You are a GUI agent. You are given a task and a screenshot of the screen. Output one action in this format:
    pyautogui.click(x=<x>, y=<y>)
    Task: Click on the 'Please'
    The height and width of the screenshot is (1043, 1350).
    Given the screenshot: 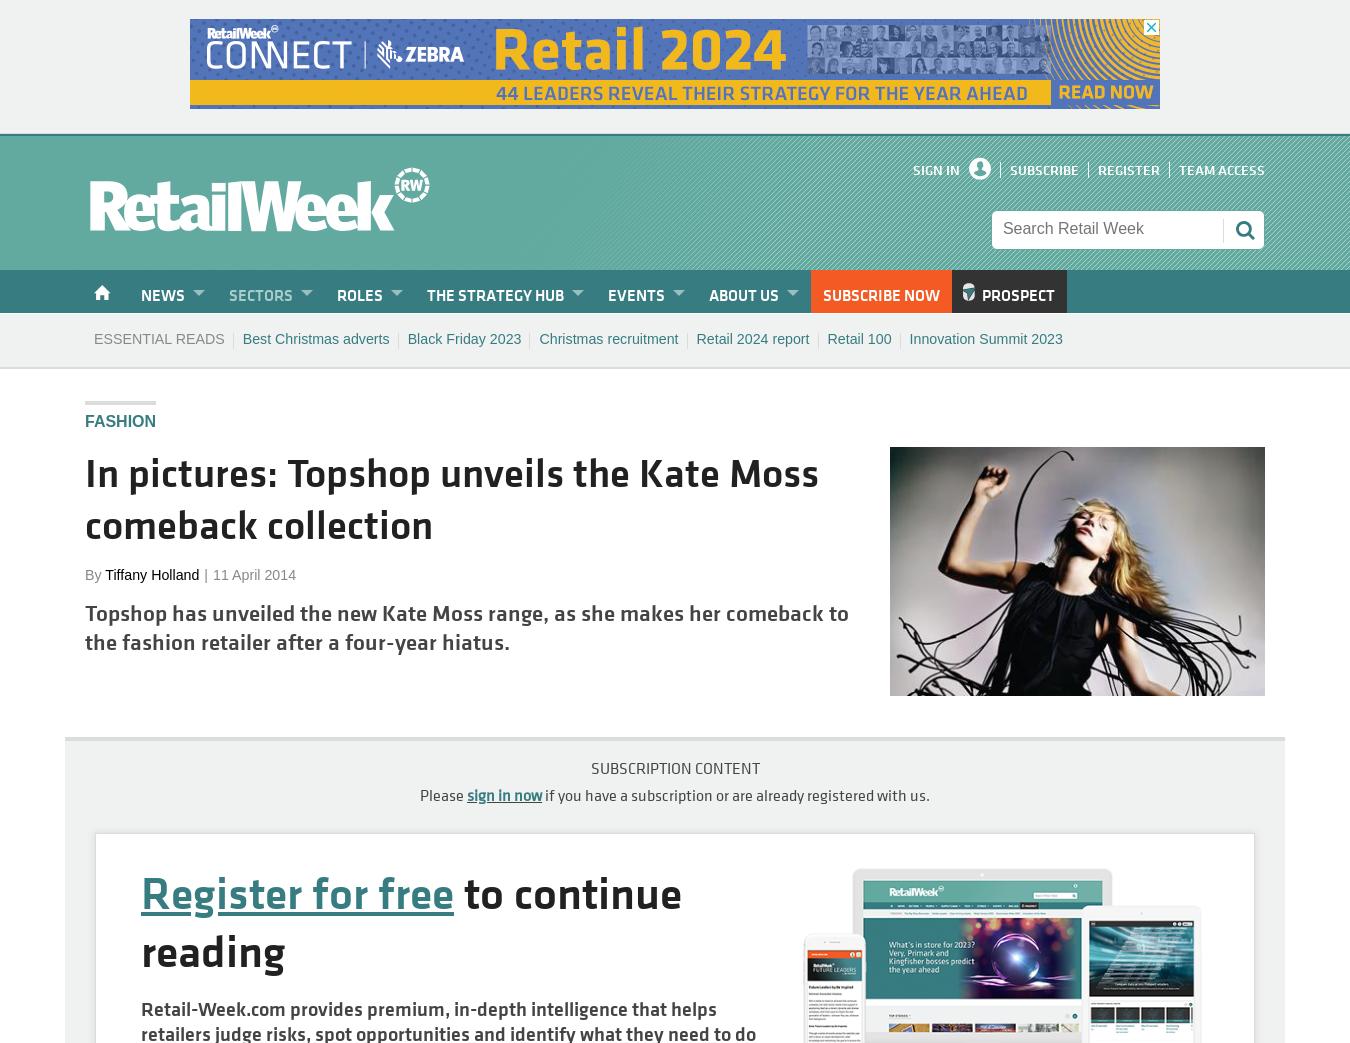 What is the action you would take?
    pyautogui.click(x=443, y=793)
    